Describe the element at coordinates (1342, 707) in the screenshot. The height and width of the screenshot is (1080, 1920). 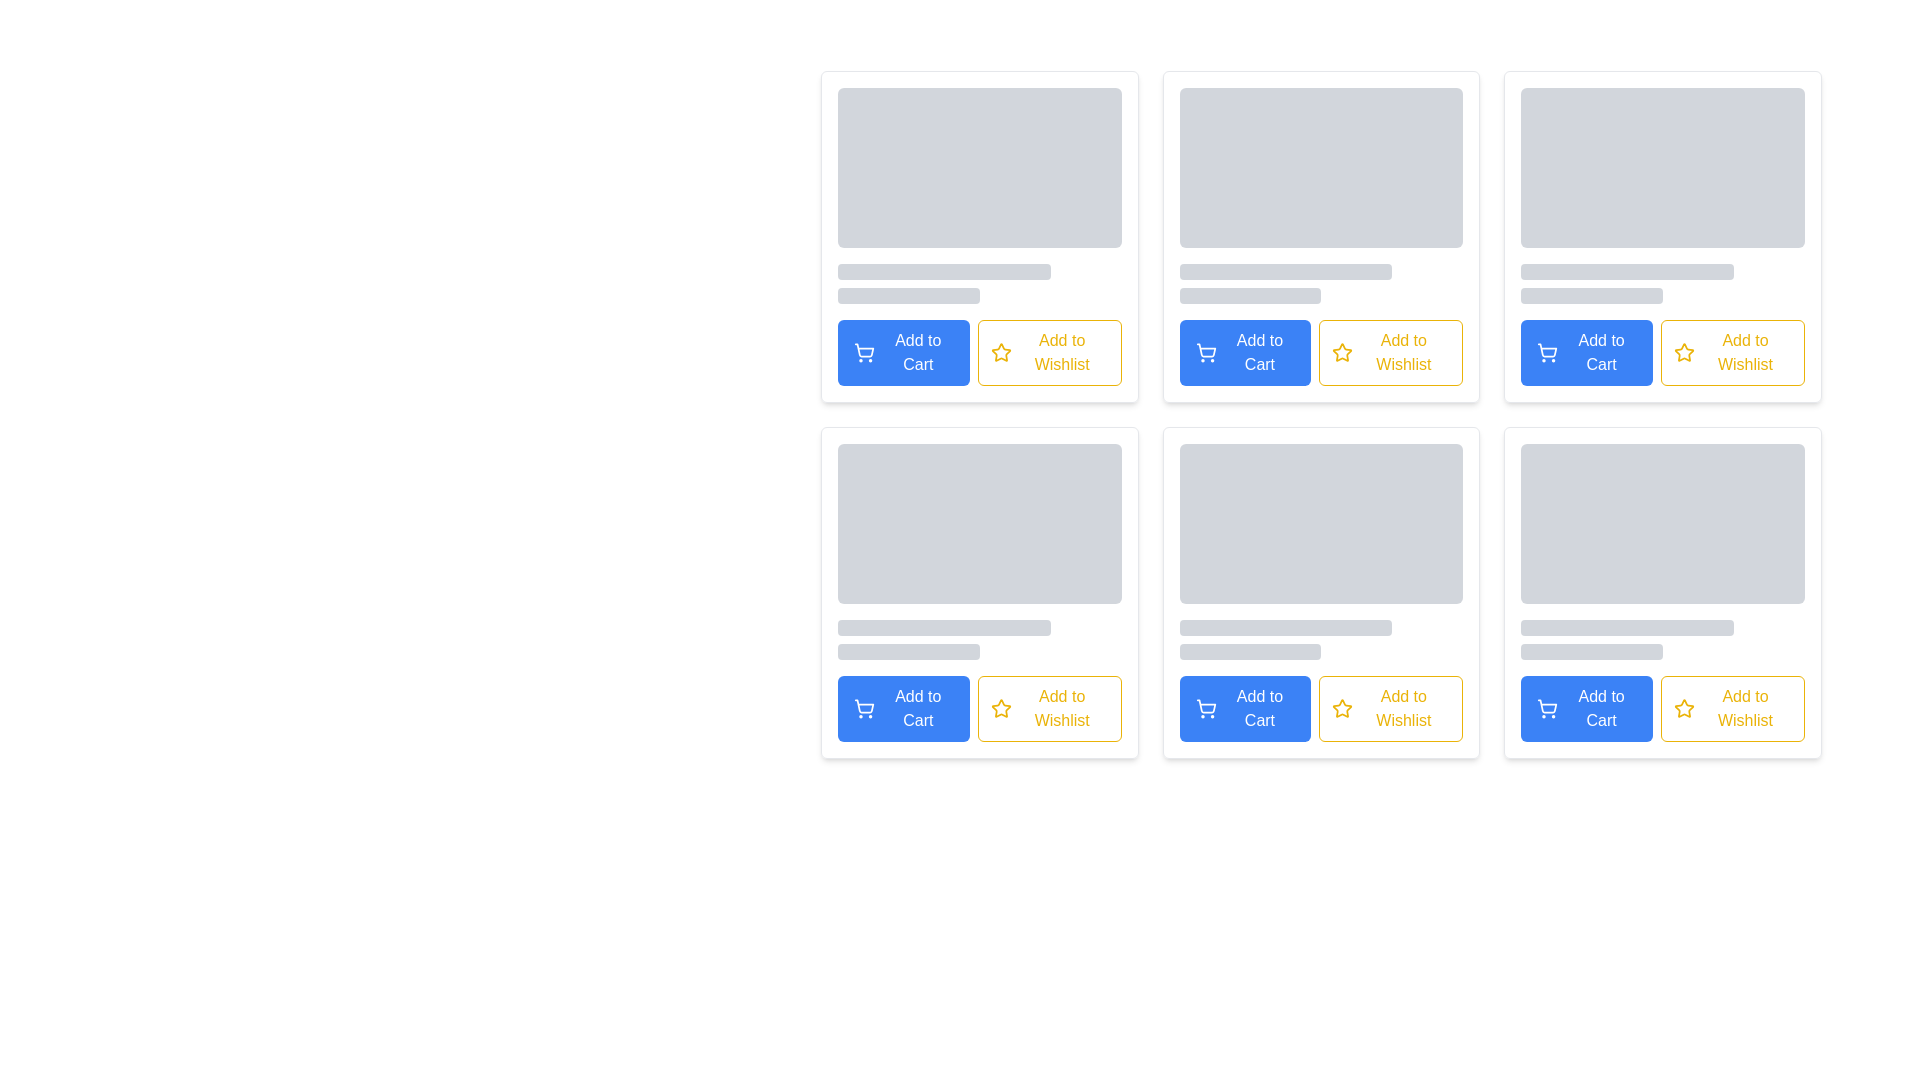
I see `the five-pointed star icon, outlined in golden yellow, located to the left of the 'Add to Wishlist' button in the sixth card of the grid layout` at that location.